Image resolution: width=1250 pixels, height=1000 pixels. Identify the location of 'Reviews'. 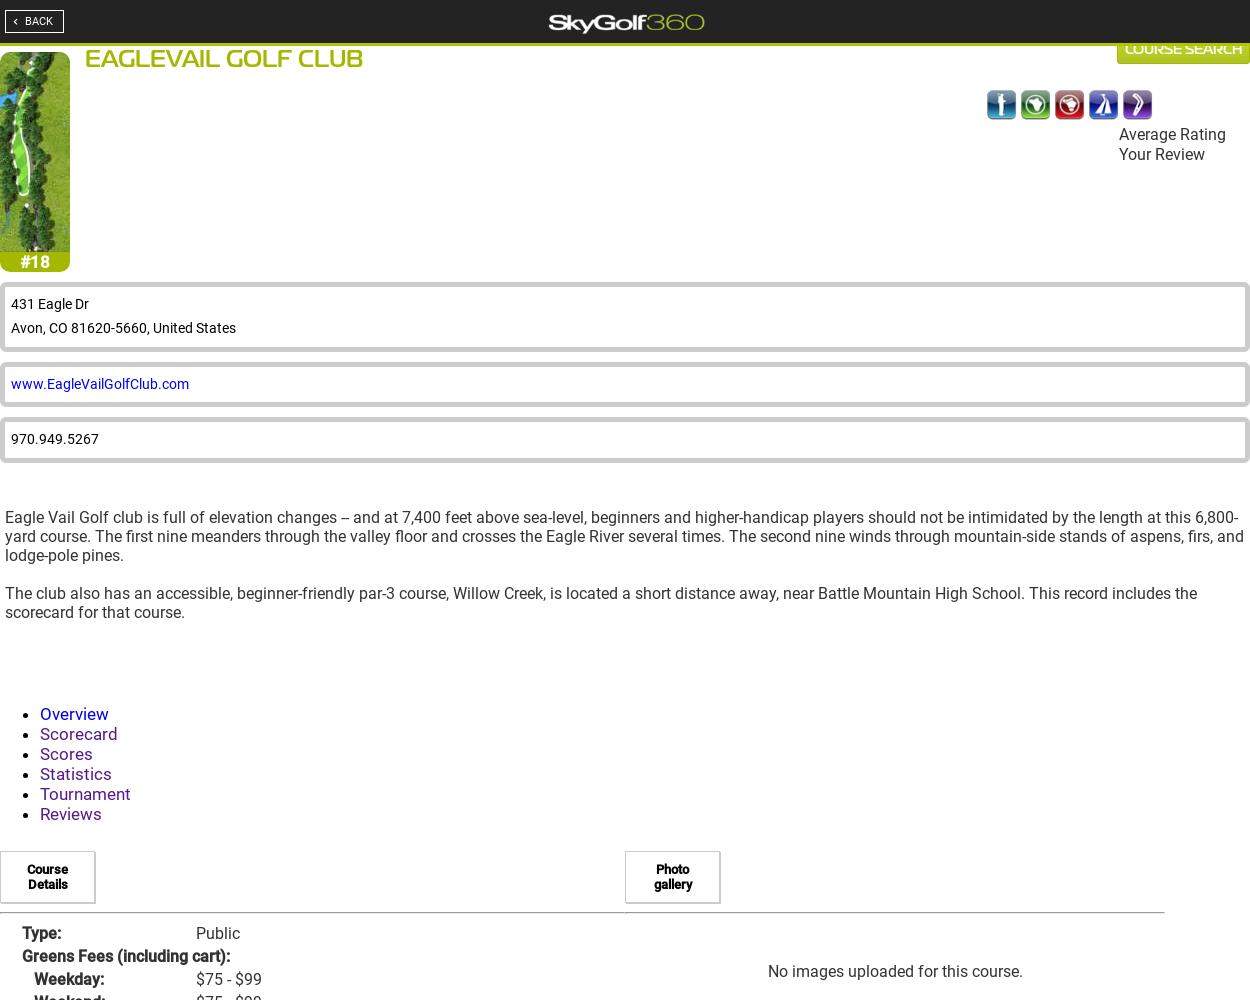
(70, 813).